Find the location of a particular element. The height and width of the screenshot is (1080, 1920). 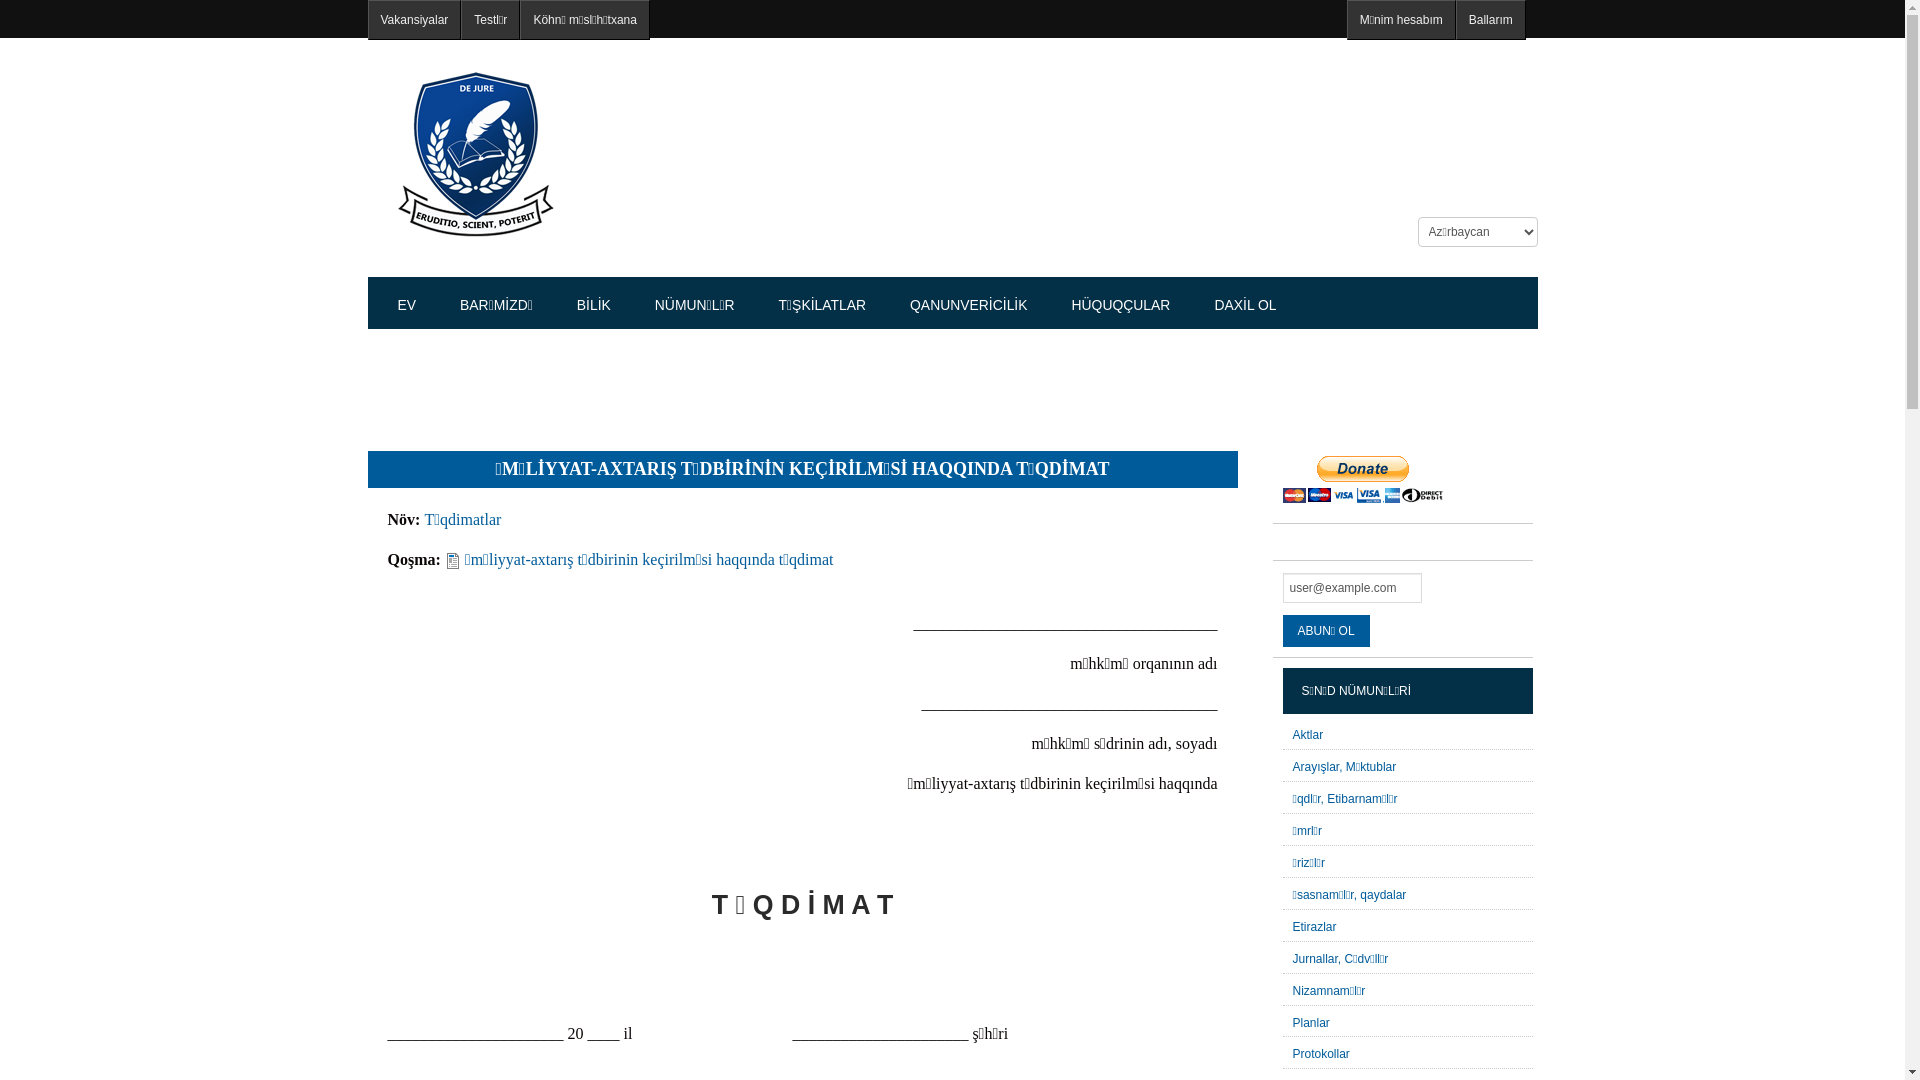

'Vakansiyalar' is located at coordinates (413, 19).